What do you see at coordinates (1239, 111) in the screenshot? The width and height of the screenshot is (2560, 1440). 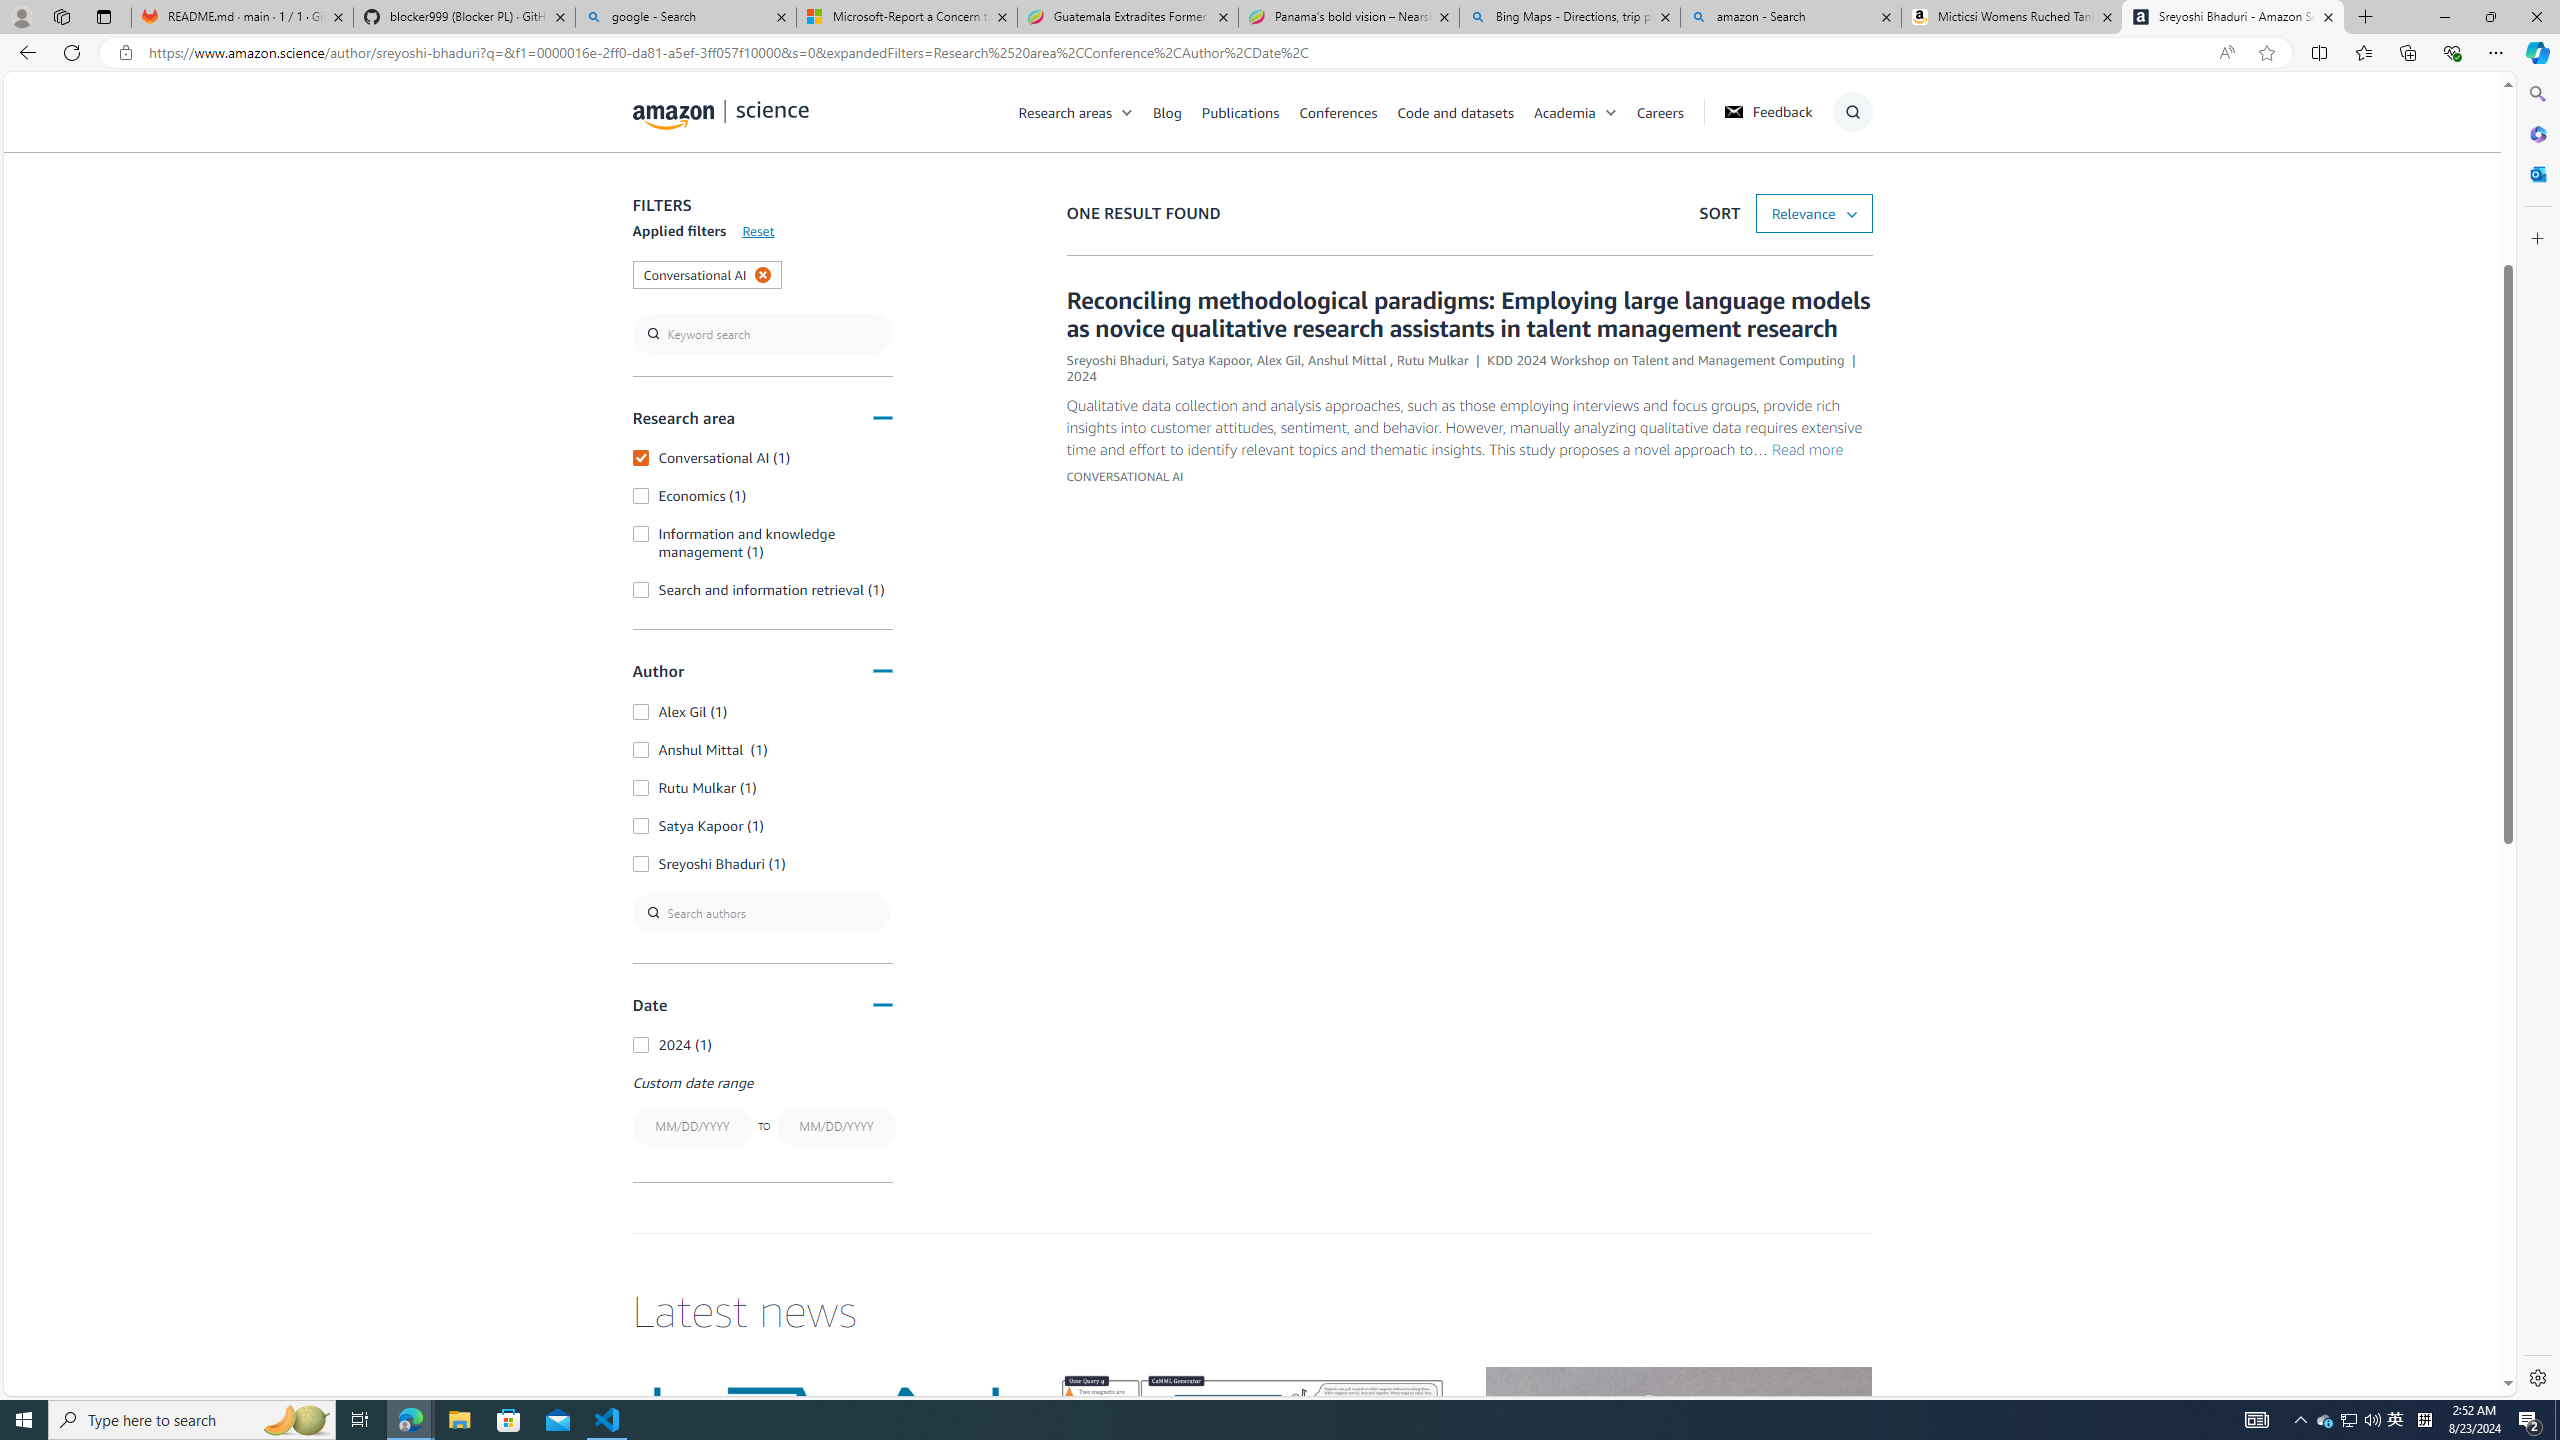 I see `'Publications'` at bounding box center [1239, 111].